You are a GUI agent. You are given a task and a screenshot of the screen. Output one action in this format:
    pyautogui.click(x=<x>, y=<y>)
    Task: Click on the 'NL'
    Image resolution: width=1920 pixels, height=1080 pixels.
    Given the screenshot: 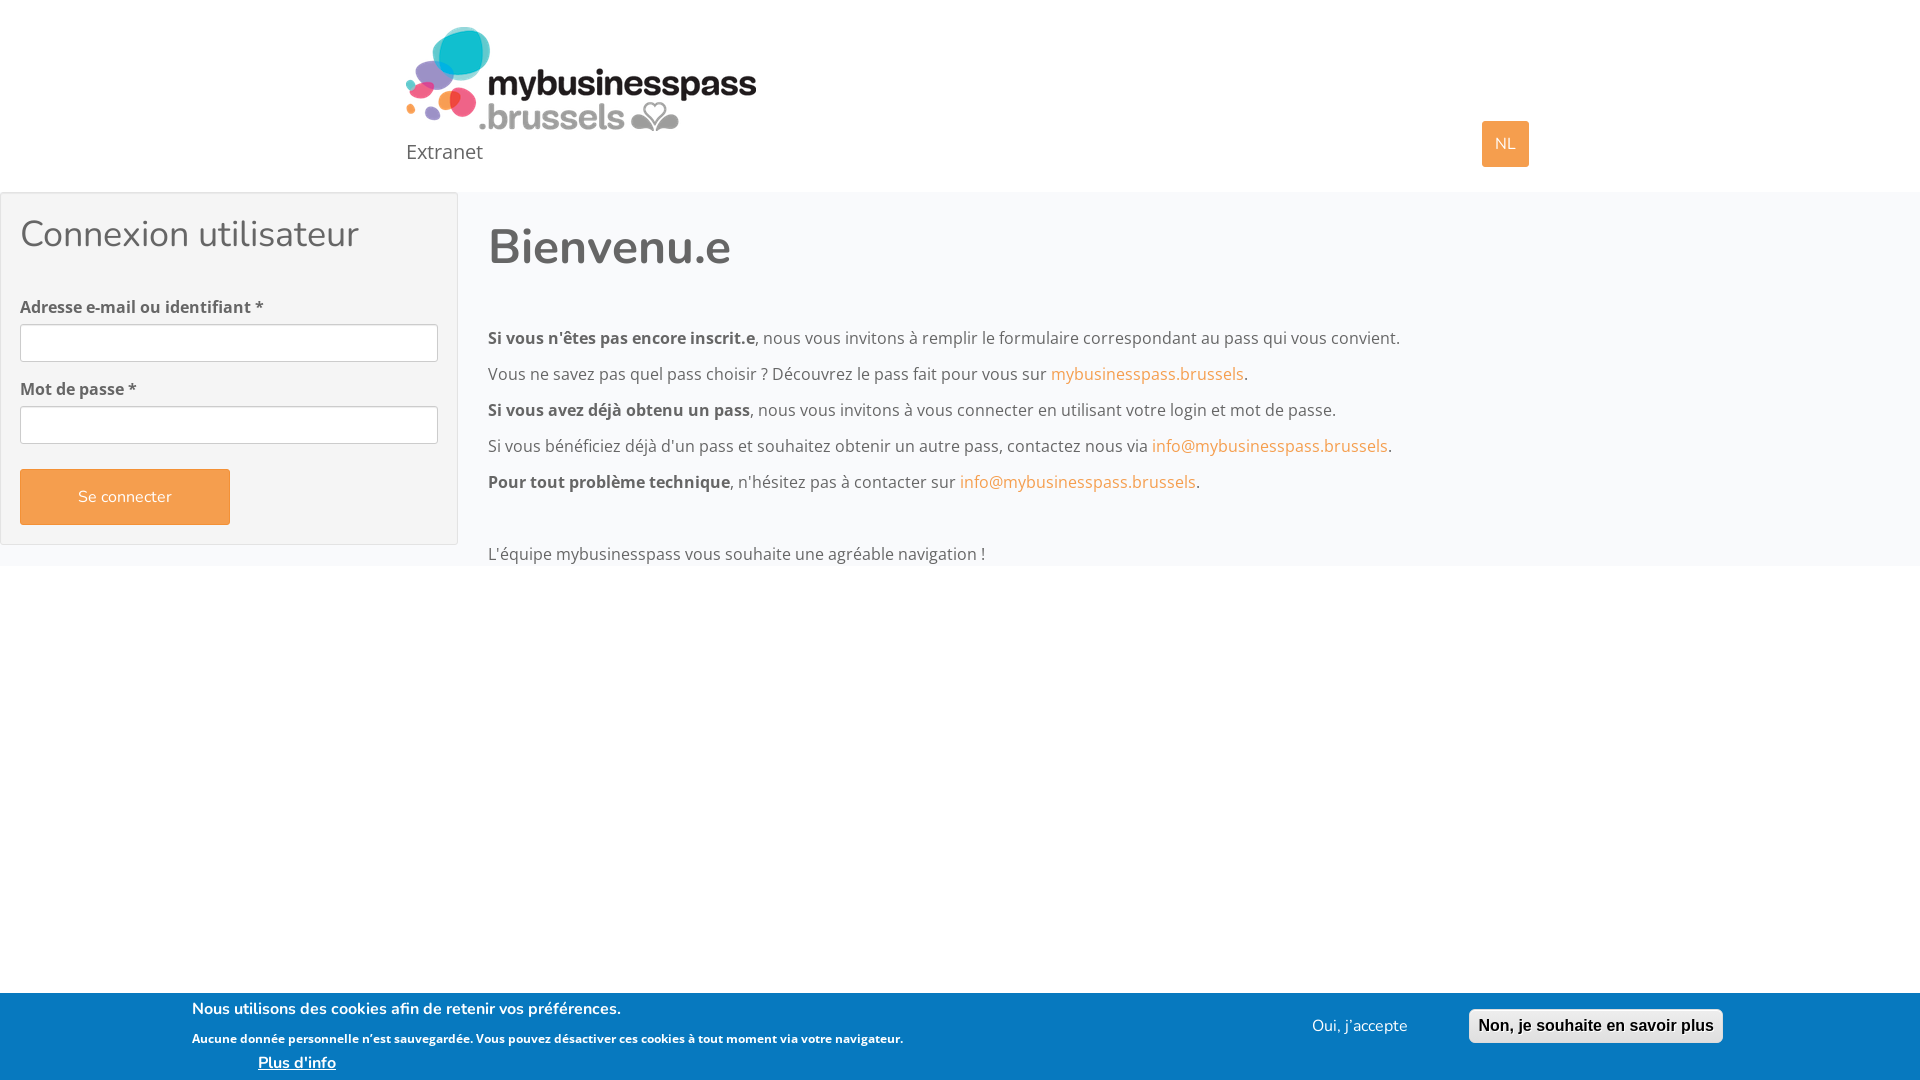 What is the action you would take?
    pyautogui.click(x=1505, y=142)
    